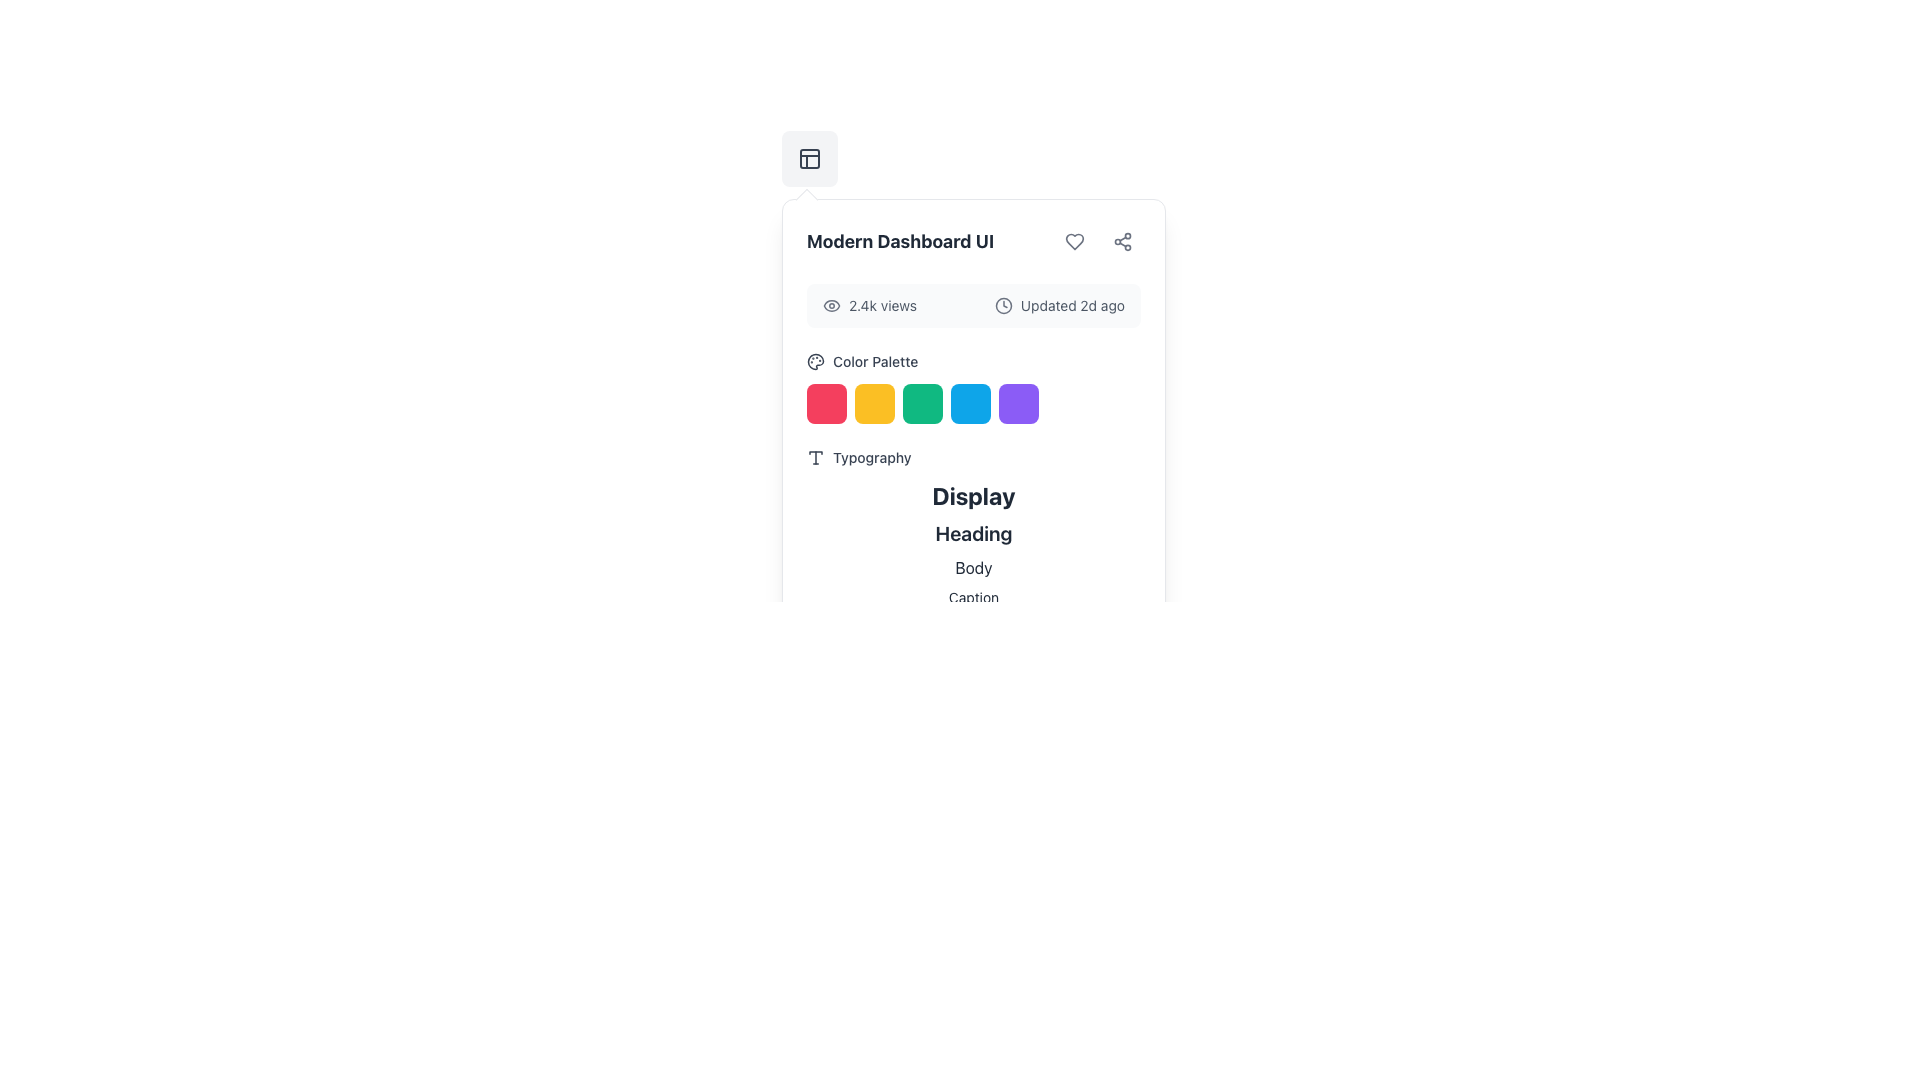 This screenshot has width=1920, height=1080. Describe the element at coordinates (1003, 305) in the screenshot. I see `the clock icon located to the immediate left of the text 'Updated 2d ago', which is outlined in light gray and features clock hands` at that location.